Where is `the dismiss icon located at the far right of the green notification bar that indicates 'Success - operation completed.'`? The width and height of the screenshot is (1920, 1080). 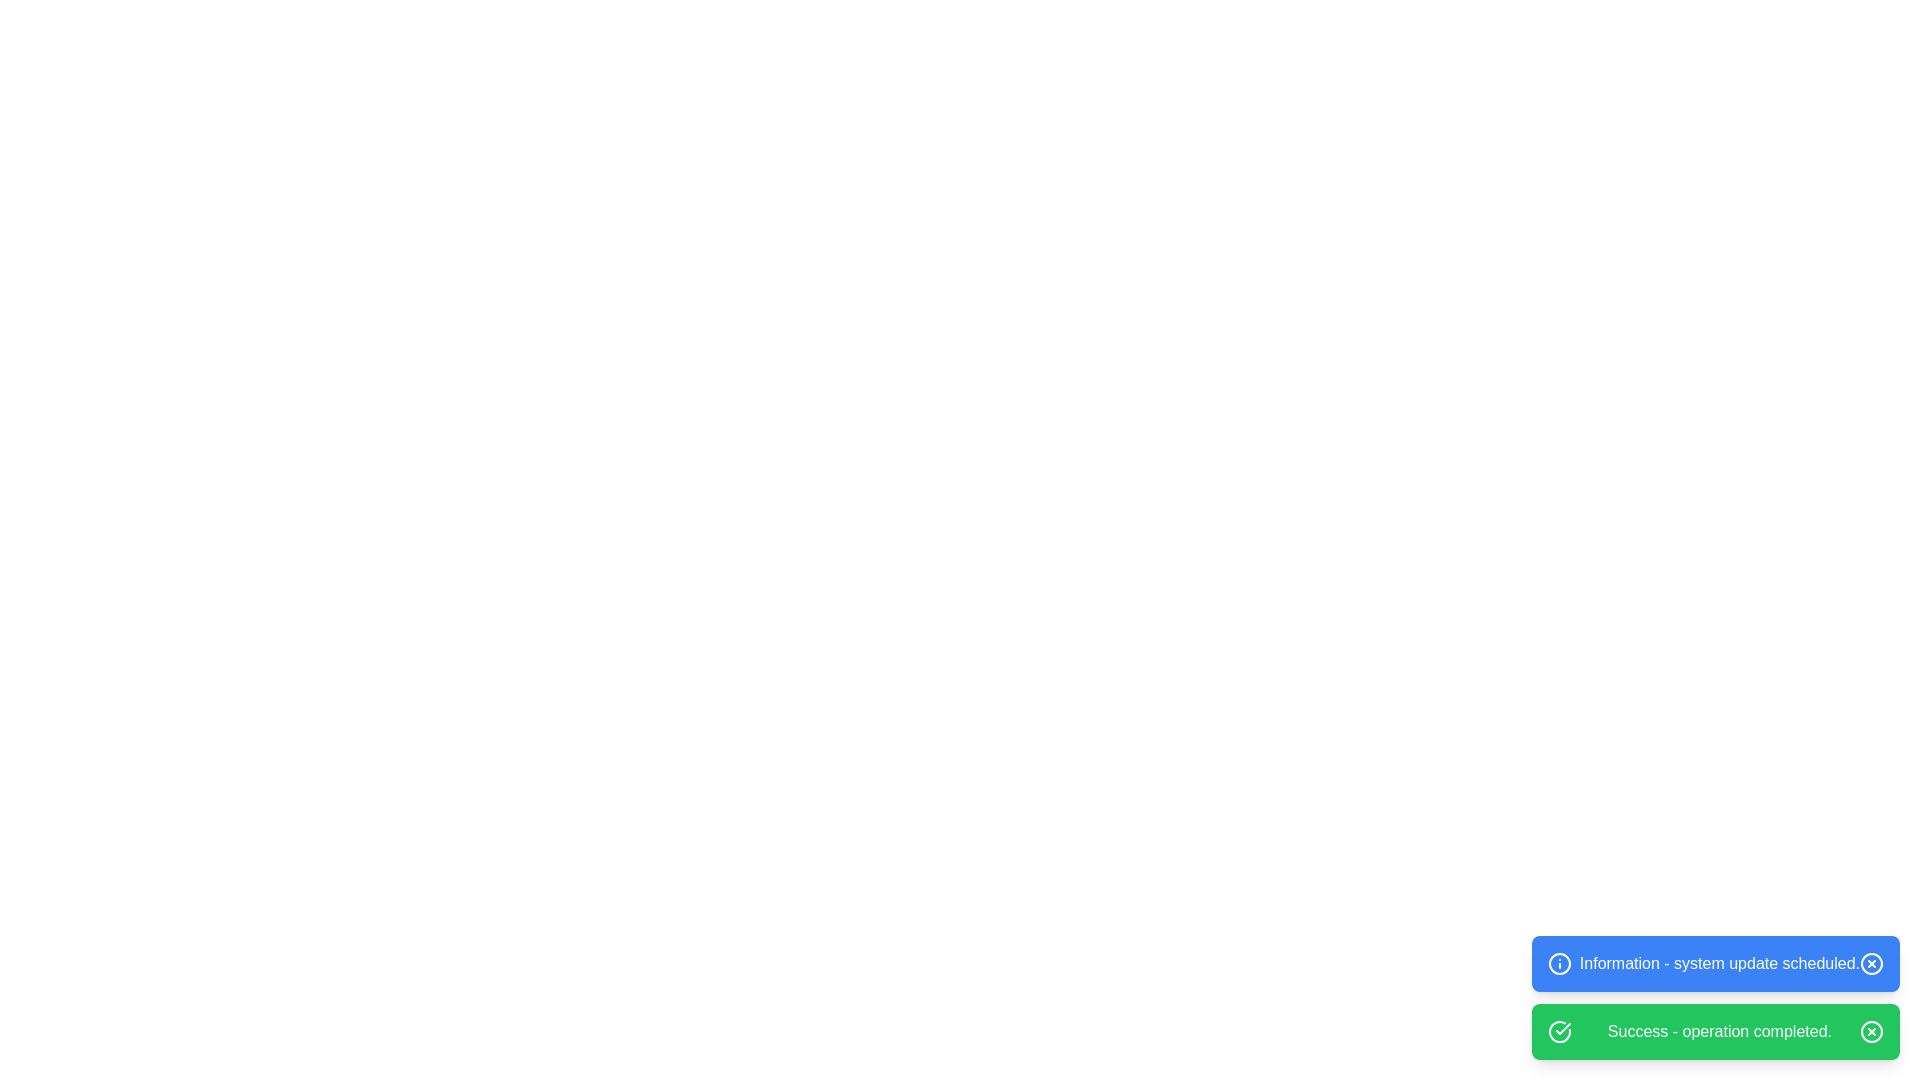 the dismiss icon located at the far right of the green notification bar that indicates 'Success - operation completed.' is located at coordinates (1871, 1032).